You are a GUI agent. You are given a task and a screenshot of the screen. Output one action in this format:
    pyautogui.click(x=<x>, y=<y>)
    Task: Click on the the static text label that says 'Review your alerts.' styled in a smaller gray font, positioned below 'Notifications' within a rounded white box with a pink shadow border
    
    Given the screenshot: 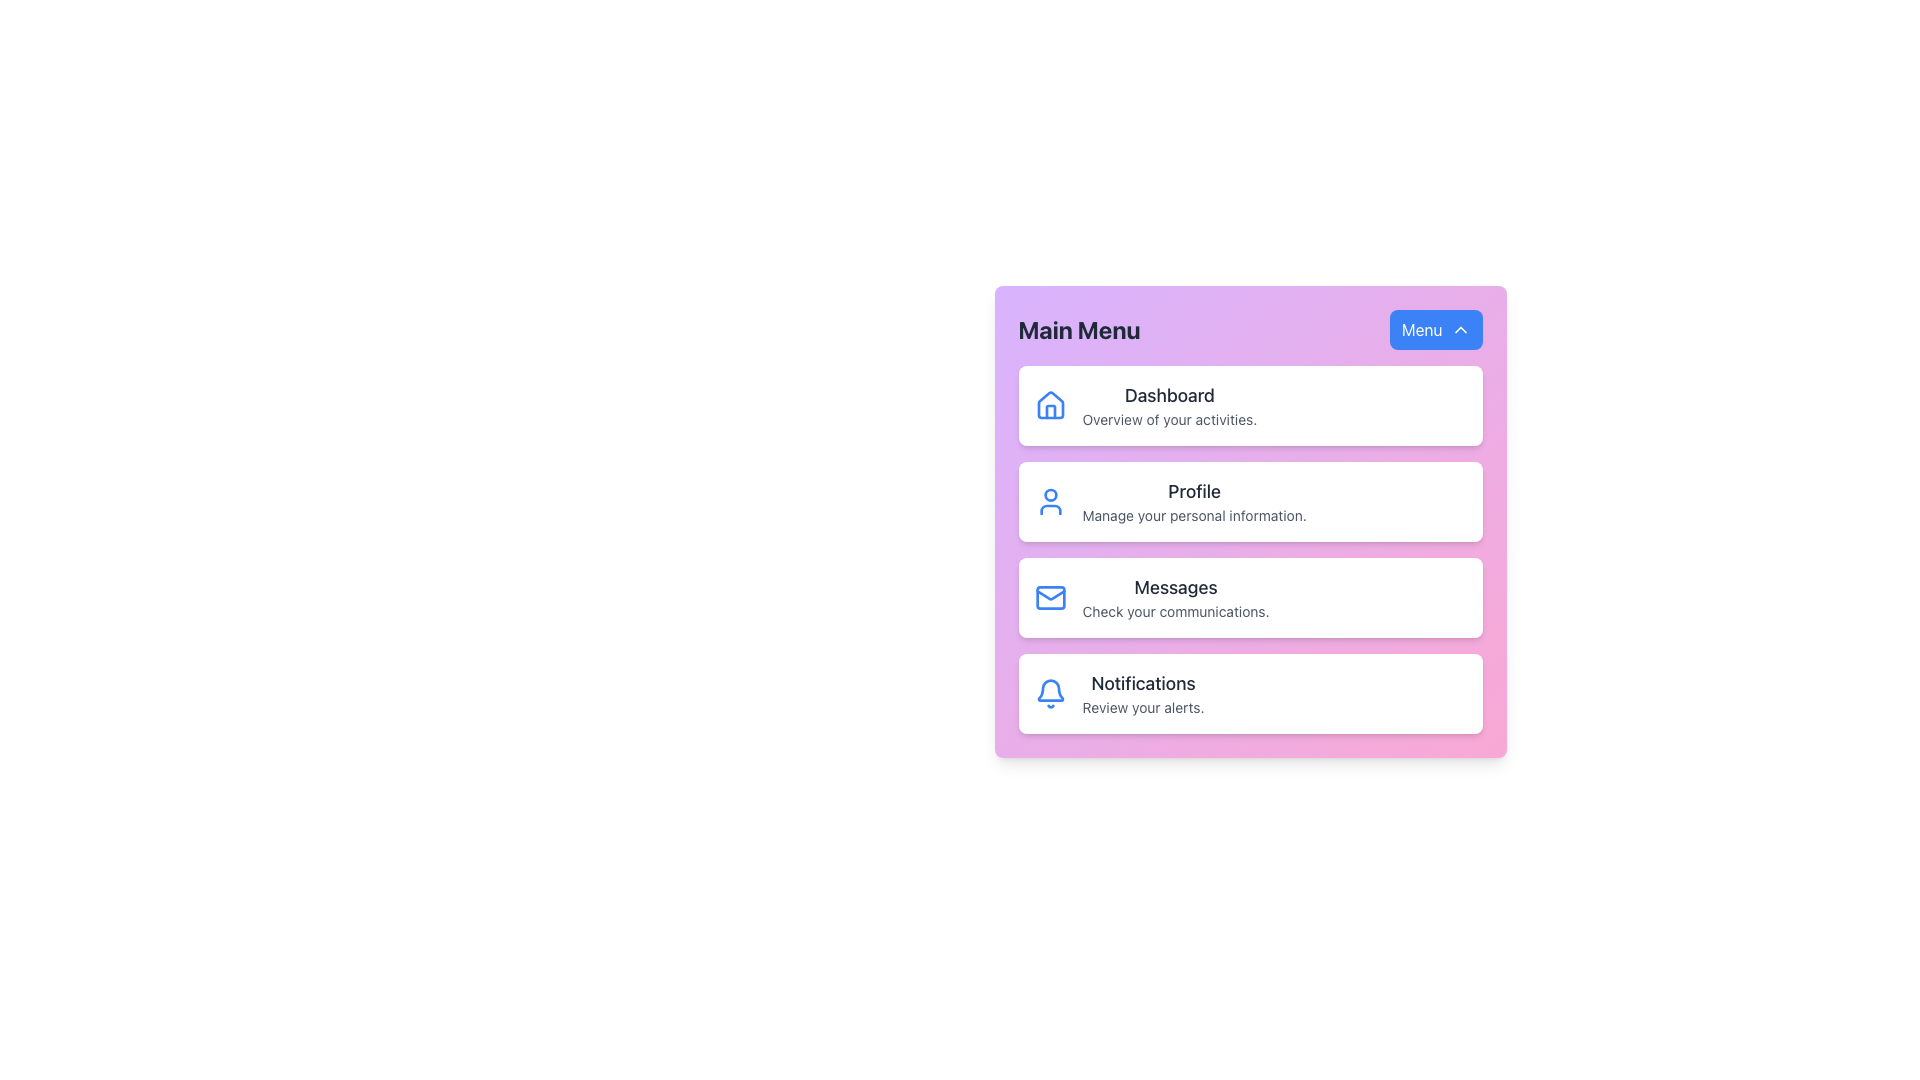 What is the action you would take?
    pyautogui.click(x=1143, y=707)
    